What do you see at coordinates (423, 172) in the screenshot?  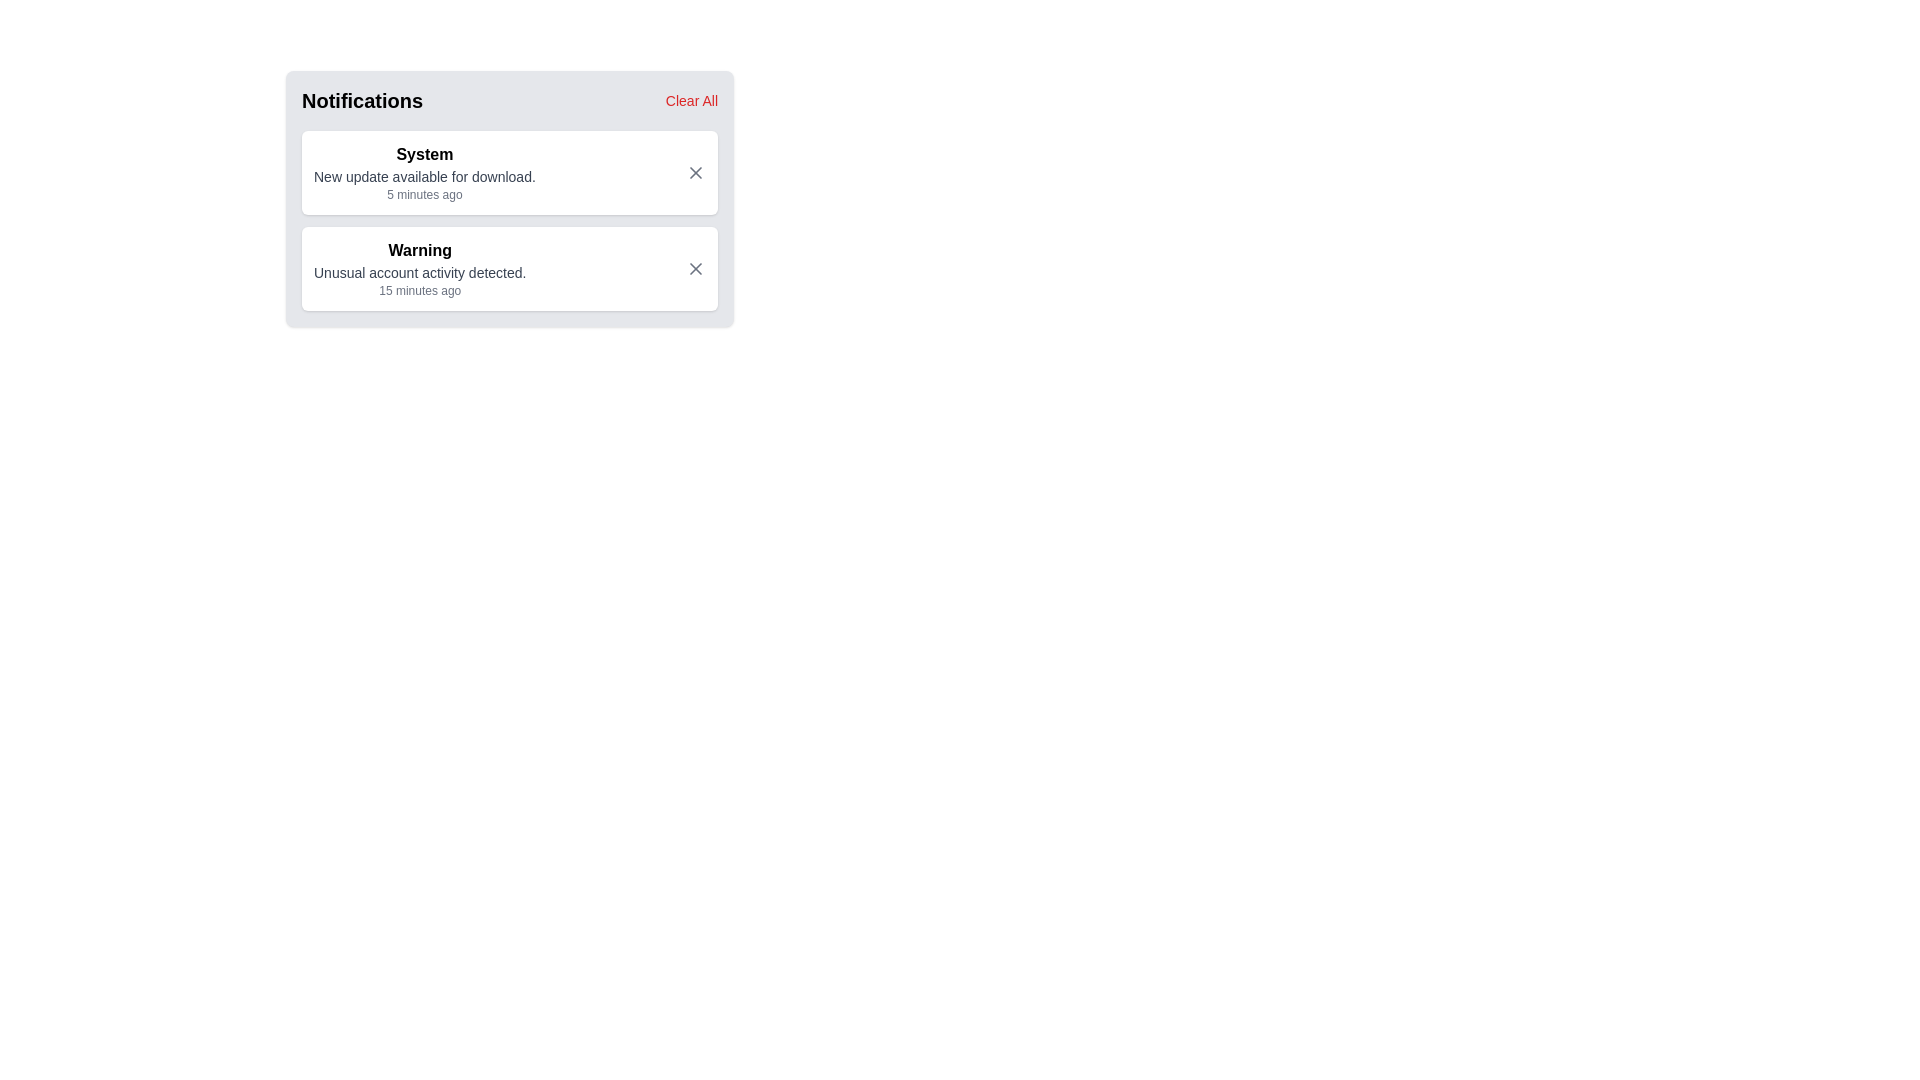 I see `the first notification item in the notification panel which indicates a system update is available for download` at bounding box center [423, 172].